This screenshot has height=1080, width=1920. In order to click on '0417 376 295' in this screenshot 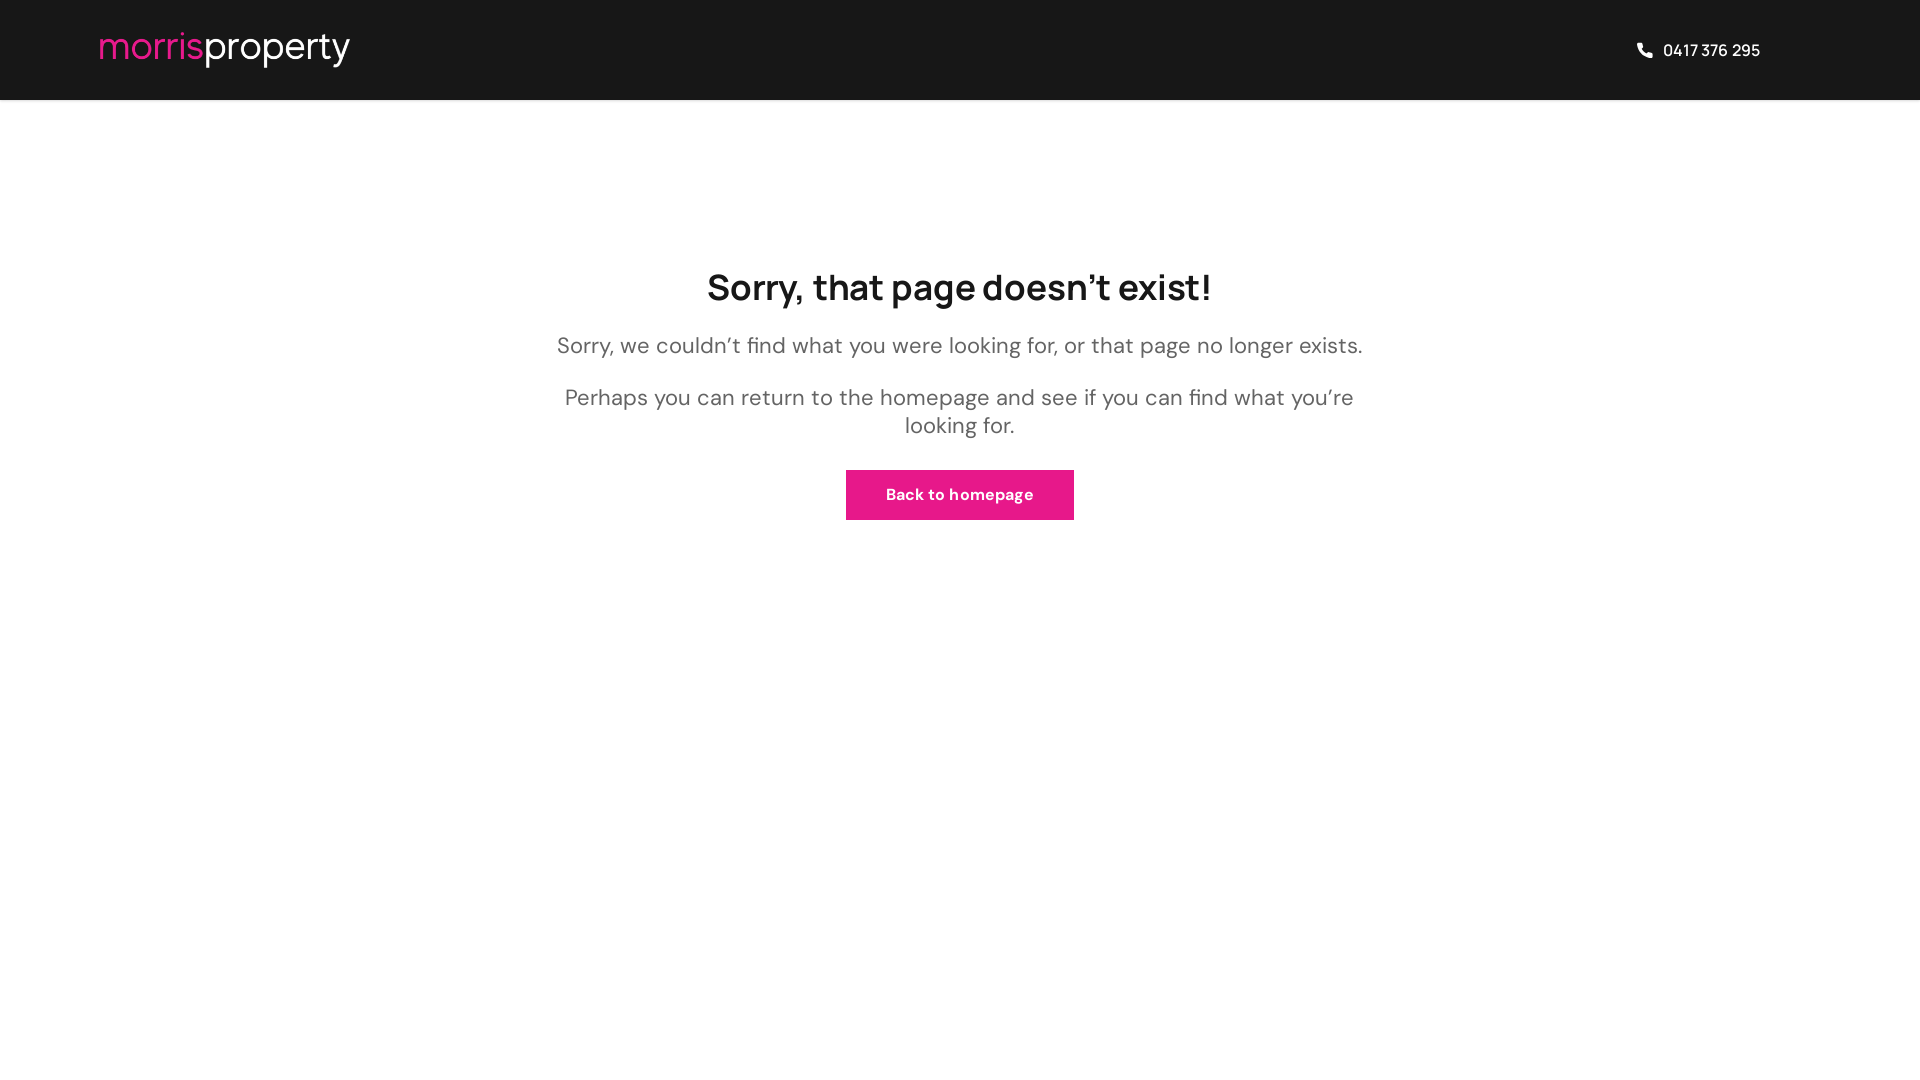, I will do `click(1697, 49)`.